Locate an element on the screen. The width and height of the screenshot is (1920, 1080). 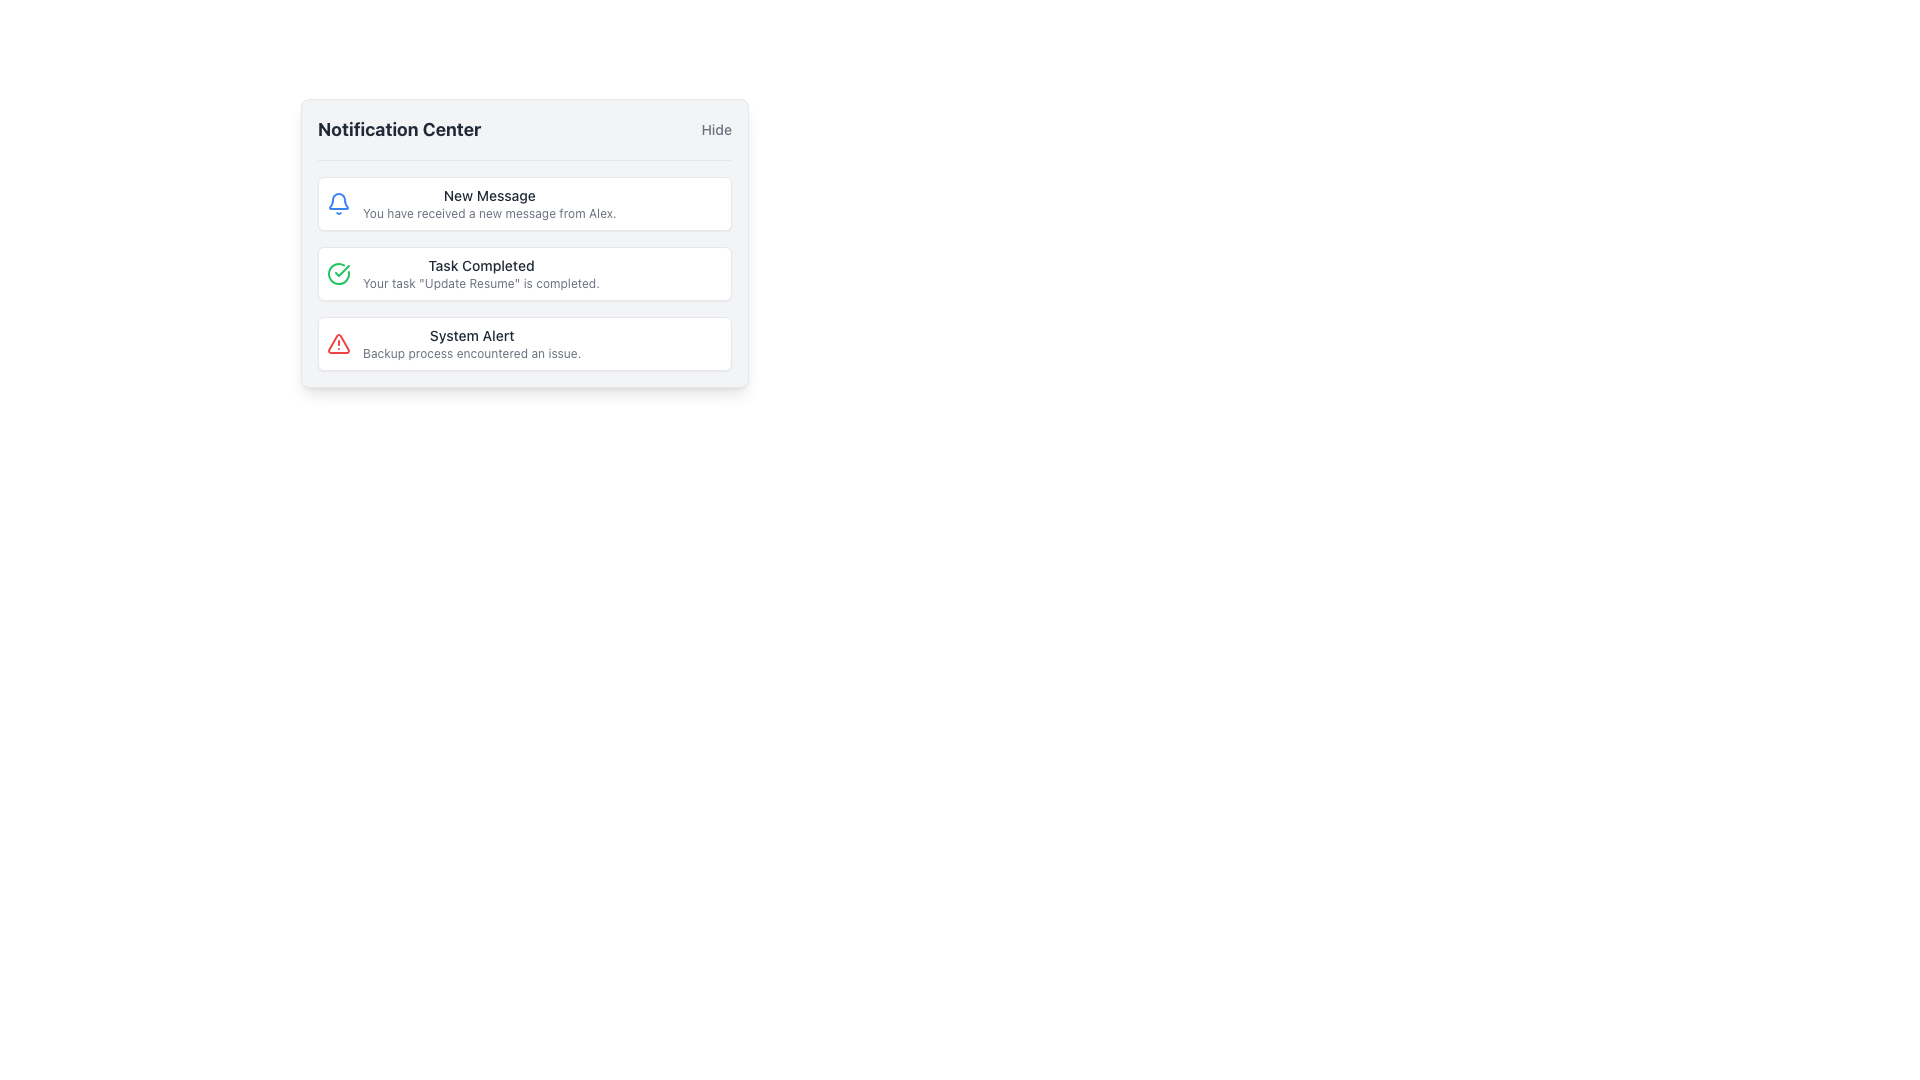
the first Notification card in the notification center is located at coordinates (524, 204).